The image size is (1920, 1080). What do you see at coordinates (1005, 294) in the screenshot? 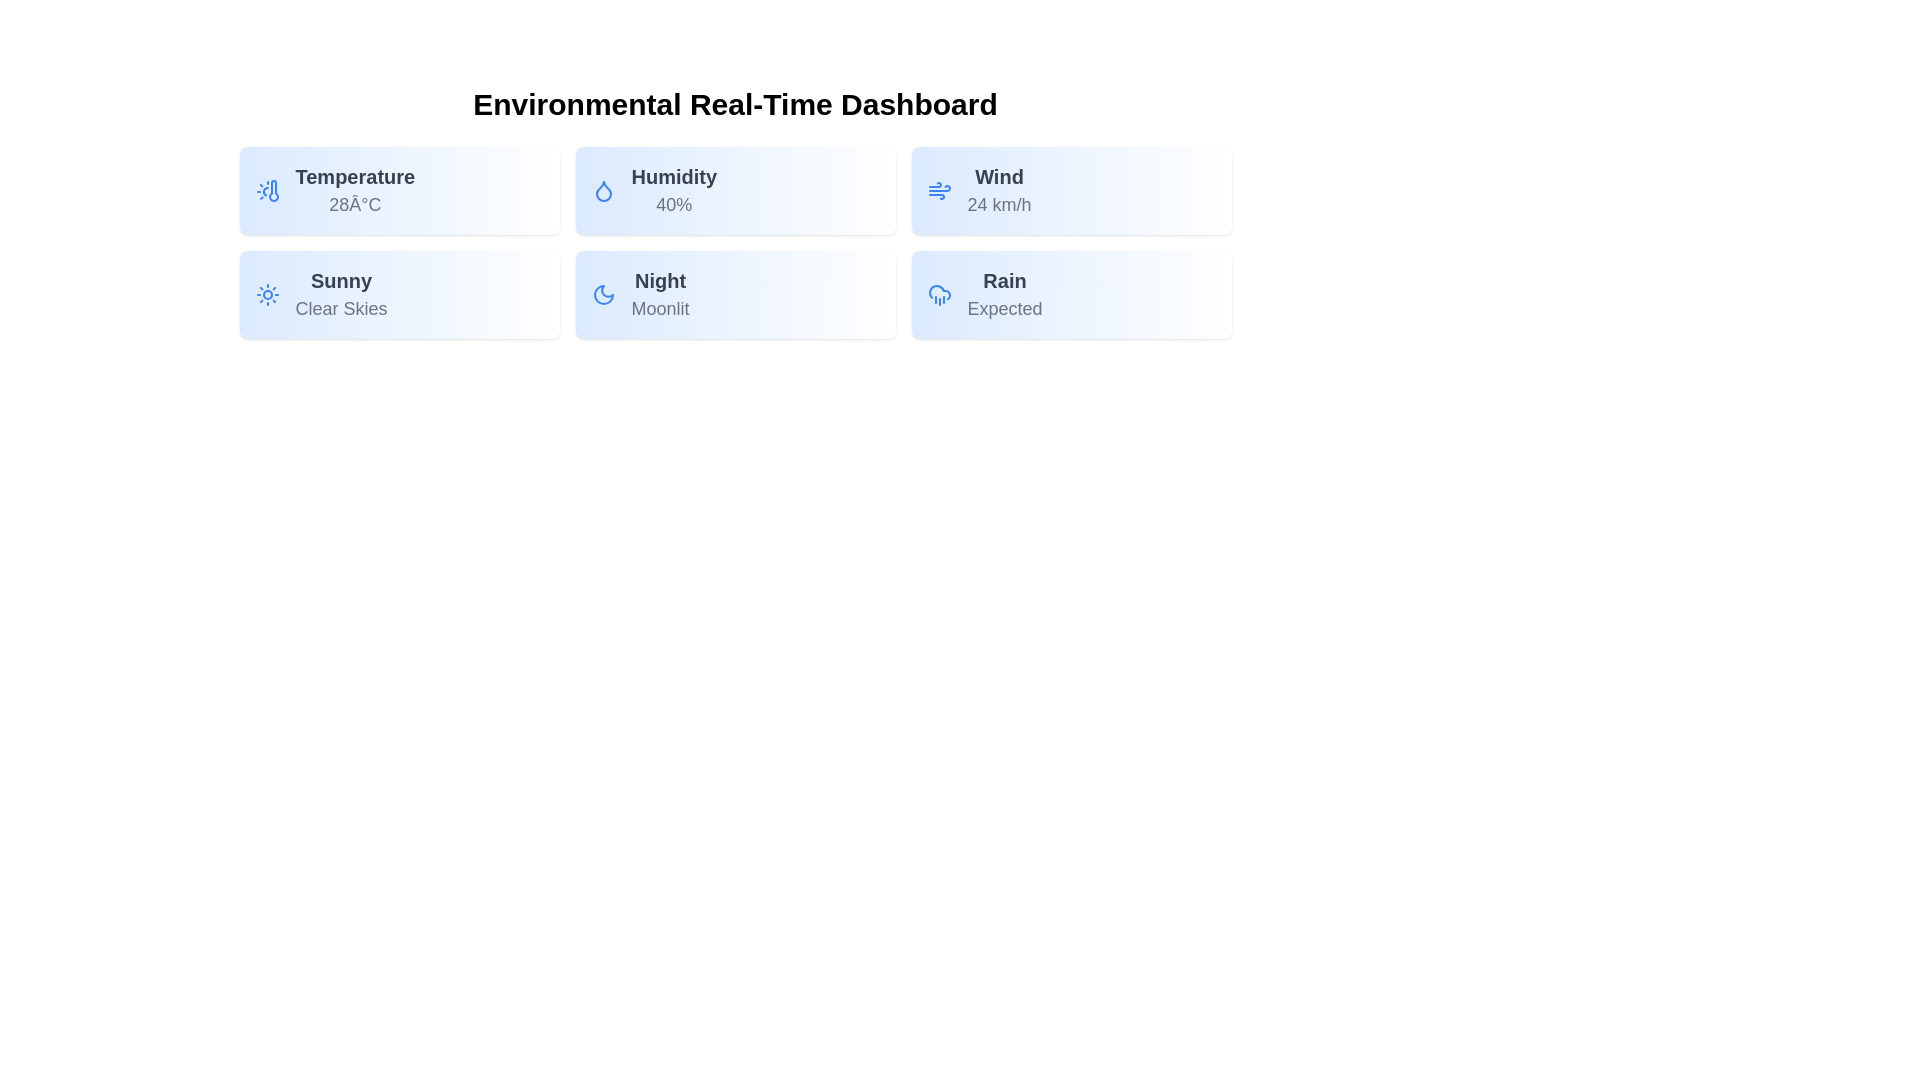
I see `the Text label displaying weather information indicating rain, located in the lower-right quadrant of the weather indicators grid` at bounding box center [1005, 294].